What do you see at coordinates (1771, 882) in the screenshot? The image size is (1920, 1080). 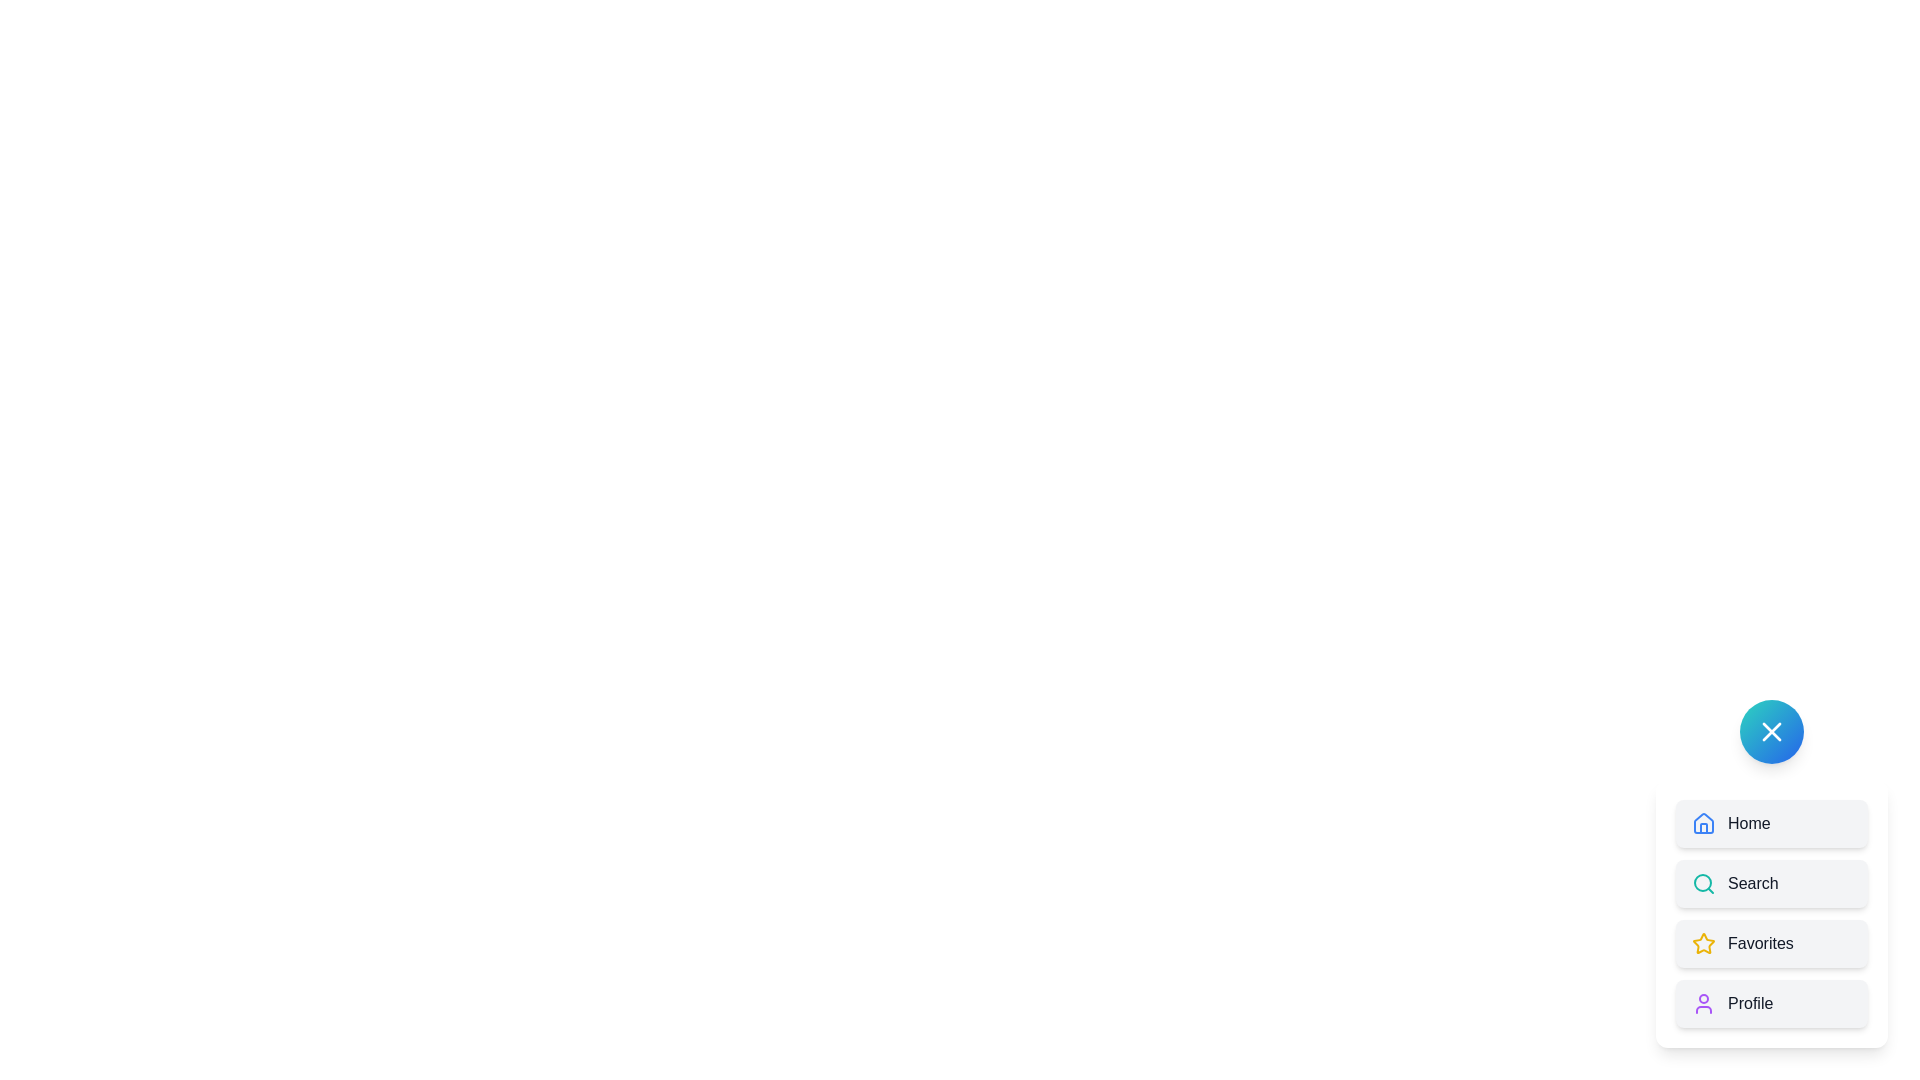 I see `the 'Search' button, which is the second button in the menu group, featuring a teal magnifying glass icon and black text on a light gray background` at bounding box center [1771, 882].